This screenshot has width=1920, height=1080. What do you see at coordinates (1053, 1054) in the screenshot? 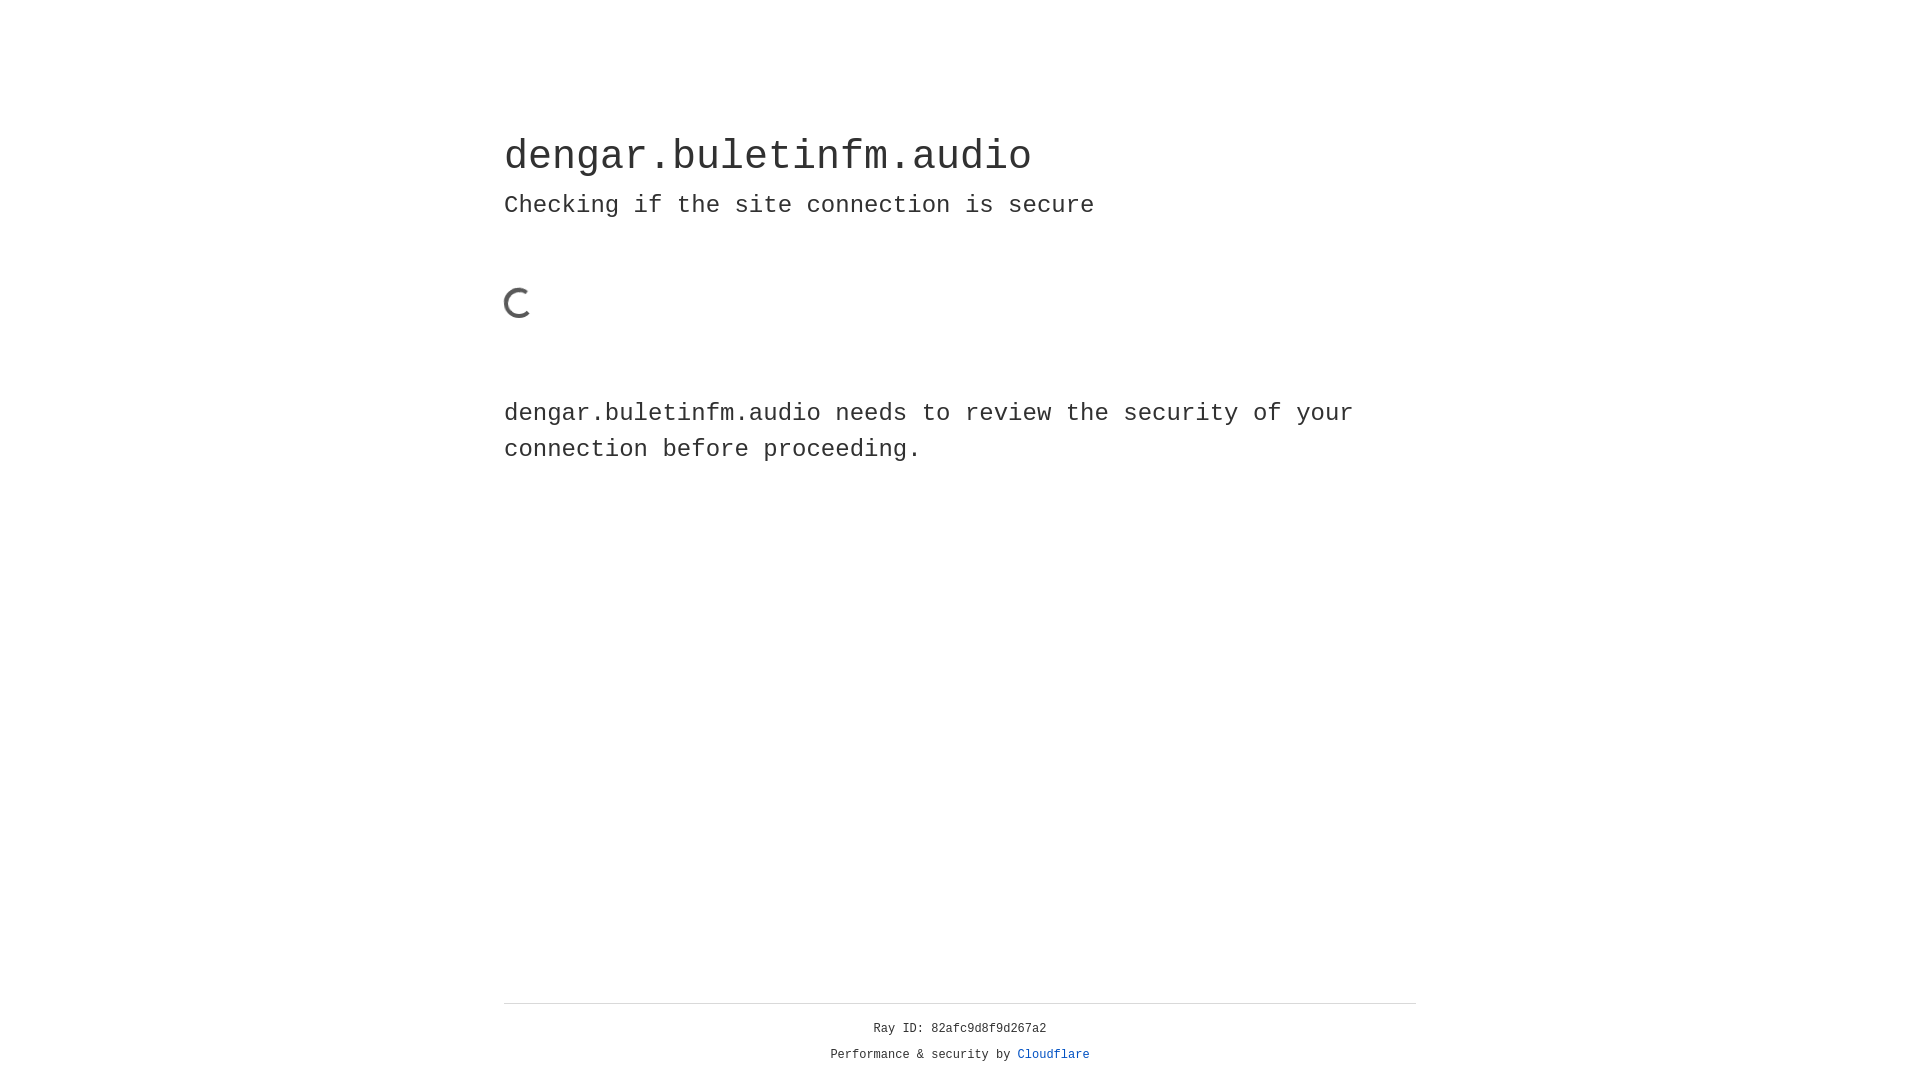
I see `'Cloudflare'` at bounding box center [1053, 1054].